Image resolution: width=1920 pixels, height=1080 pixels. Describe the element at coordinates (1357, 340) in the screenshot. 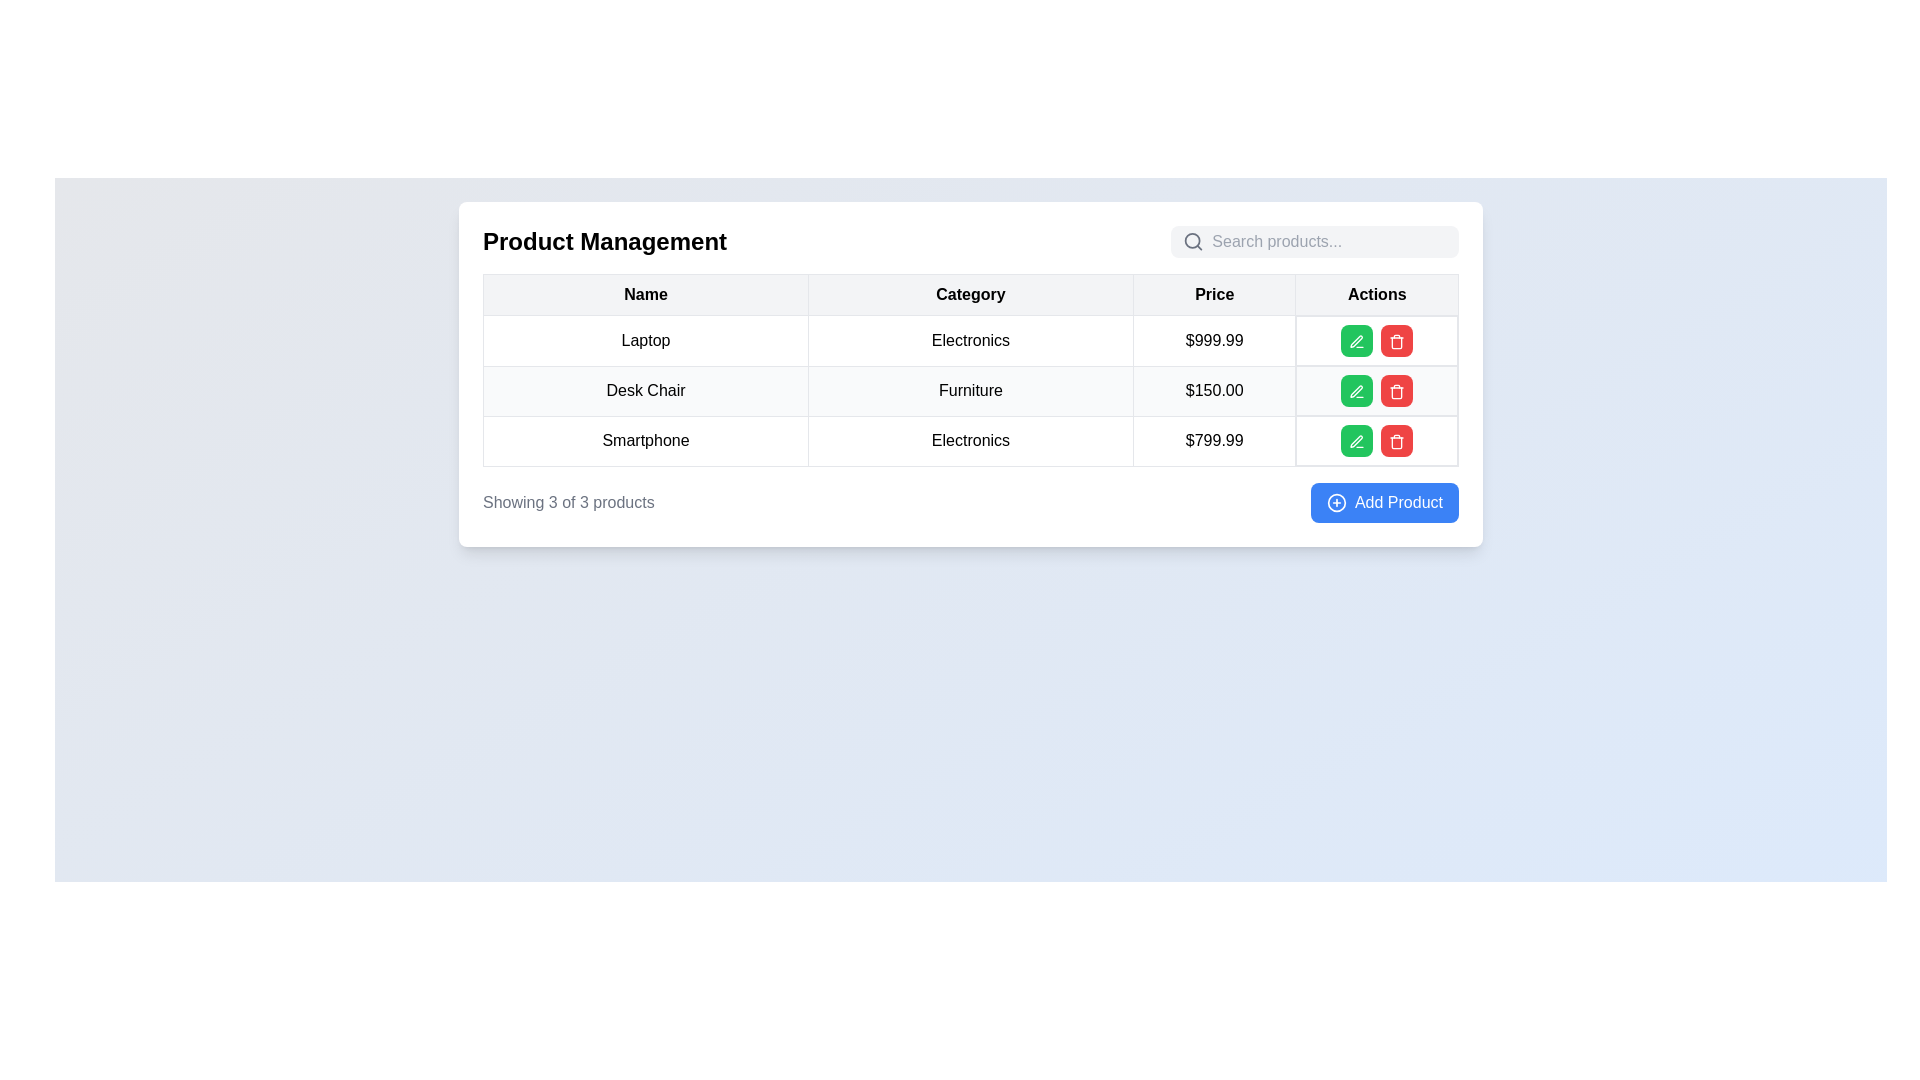

I see `the pen icon styled with a thin stroke and rounded ends, which is part of the 'Actions' column in the first row of the table, to initiate editing mode` at that location.